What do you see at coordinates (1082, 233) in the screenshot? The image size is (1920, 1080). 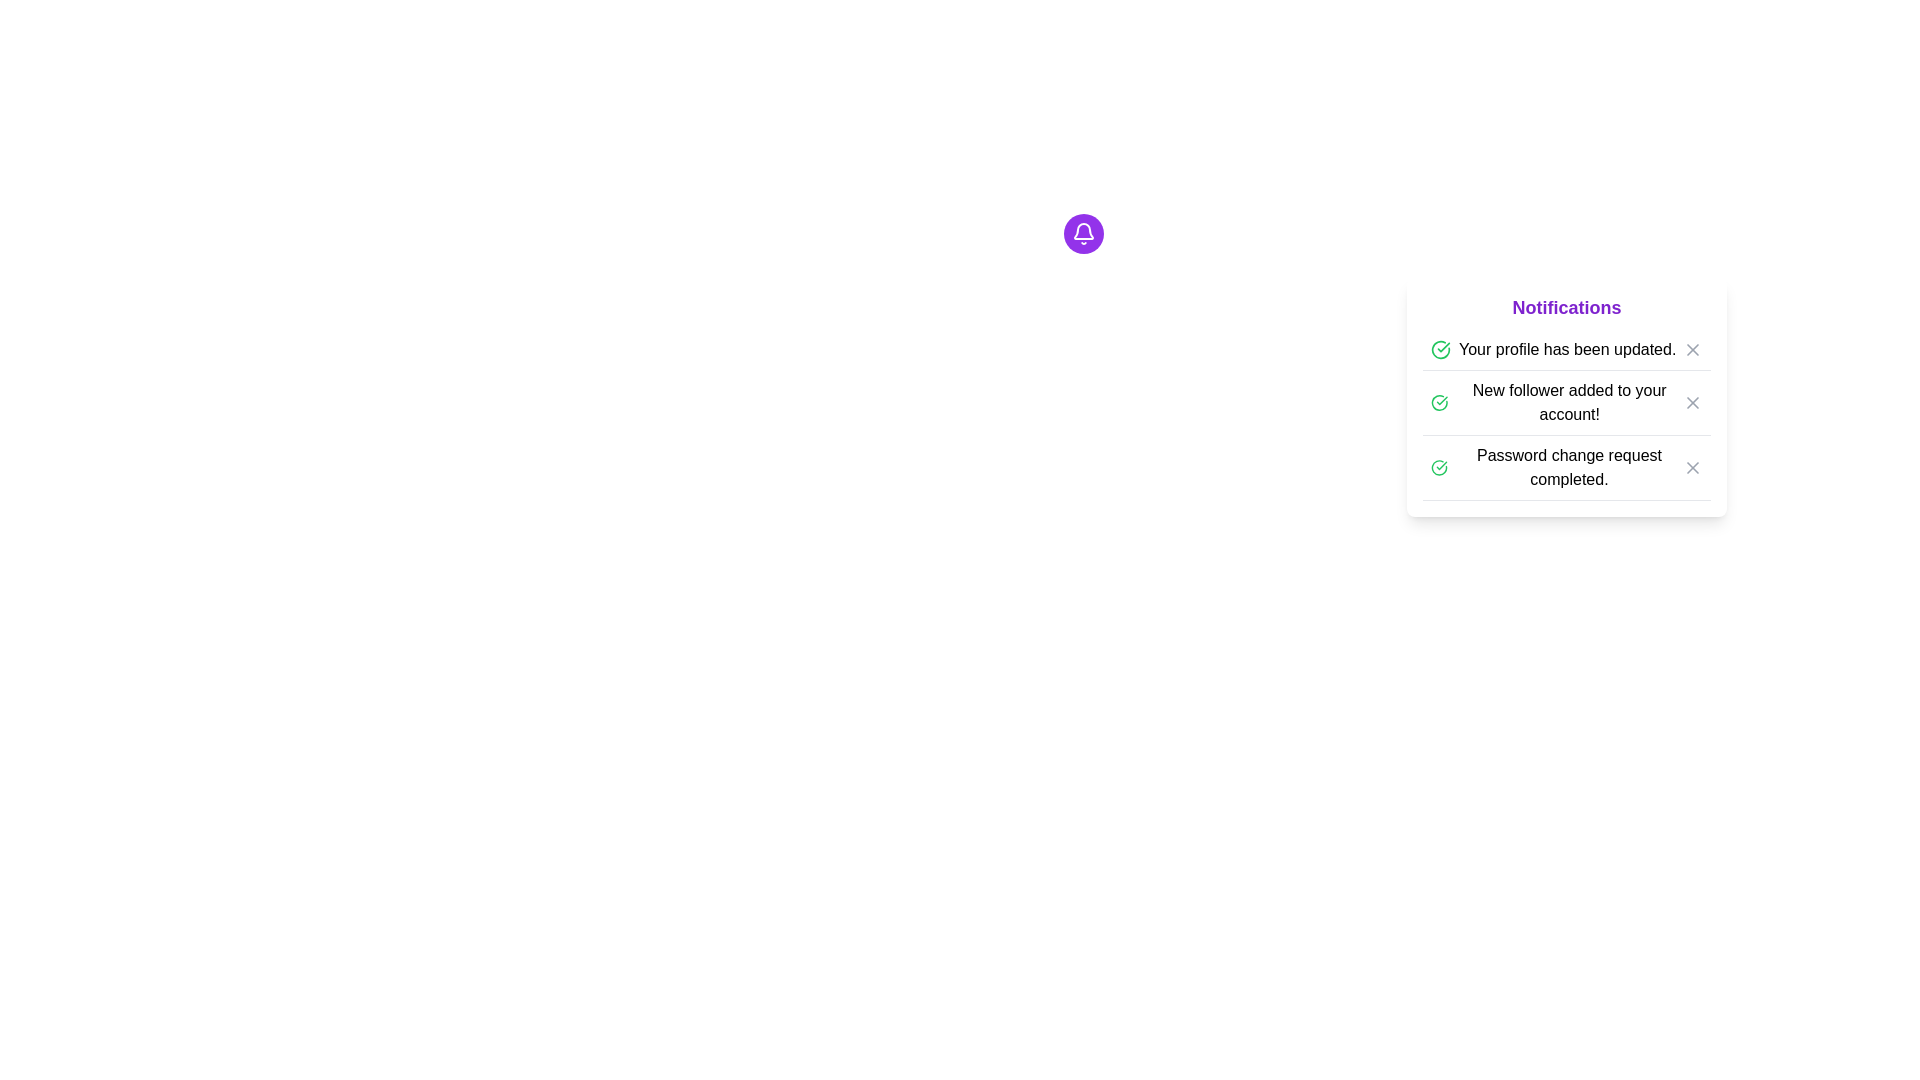 I see `the notification bell icon, which is a stylized bell shape outlined in white and set against a circular purple background` at bounding box center [1082, 233].